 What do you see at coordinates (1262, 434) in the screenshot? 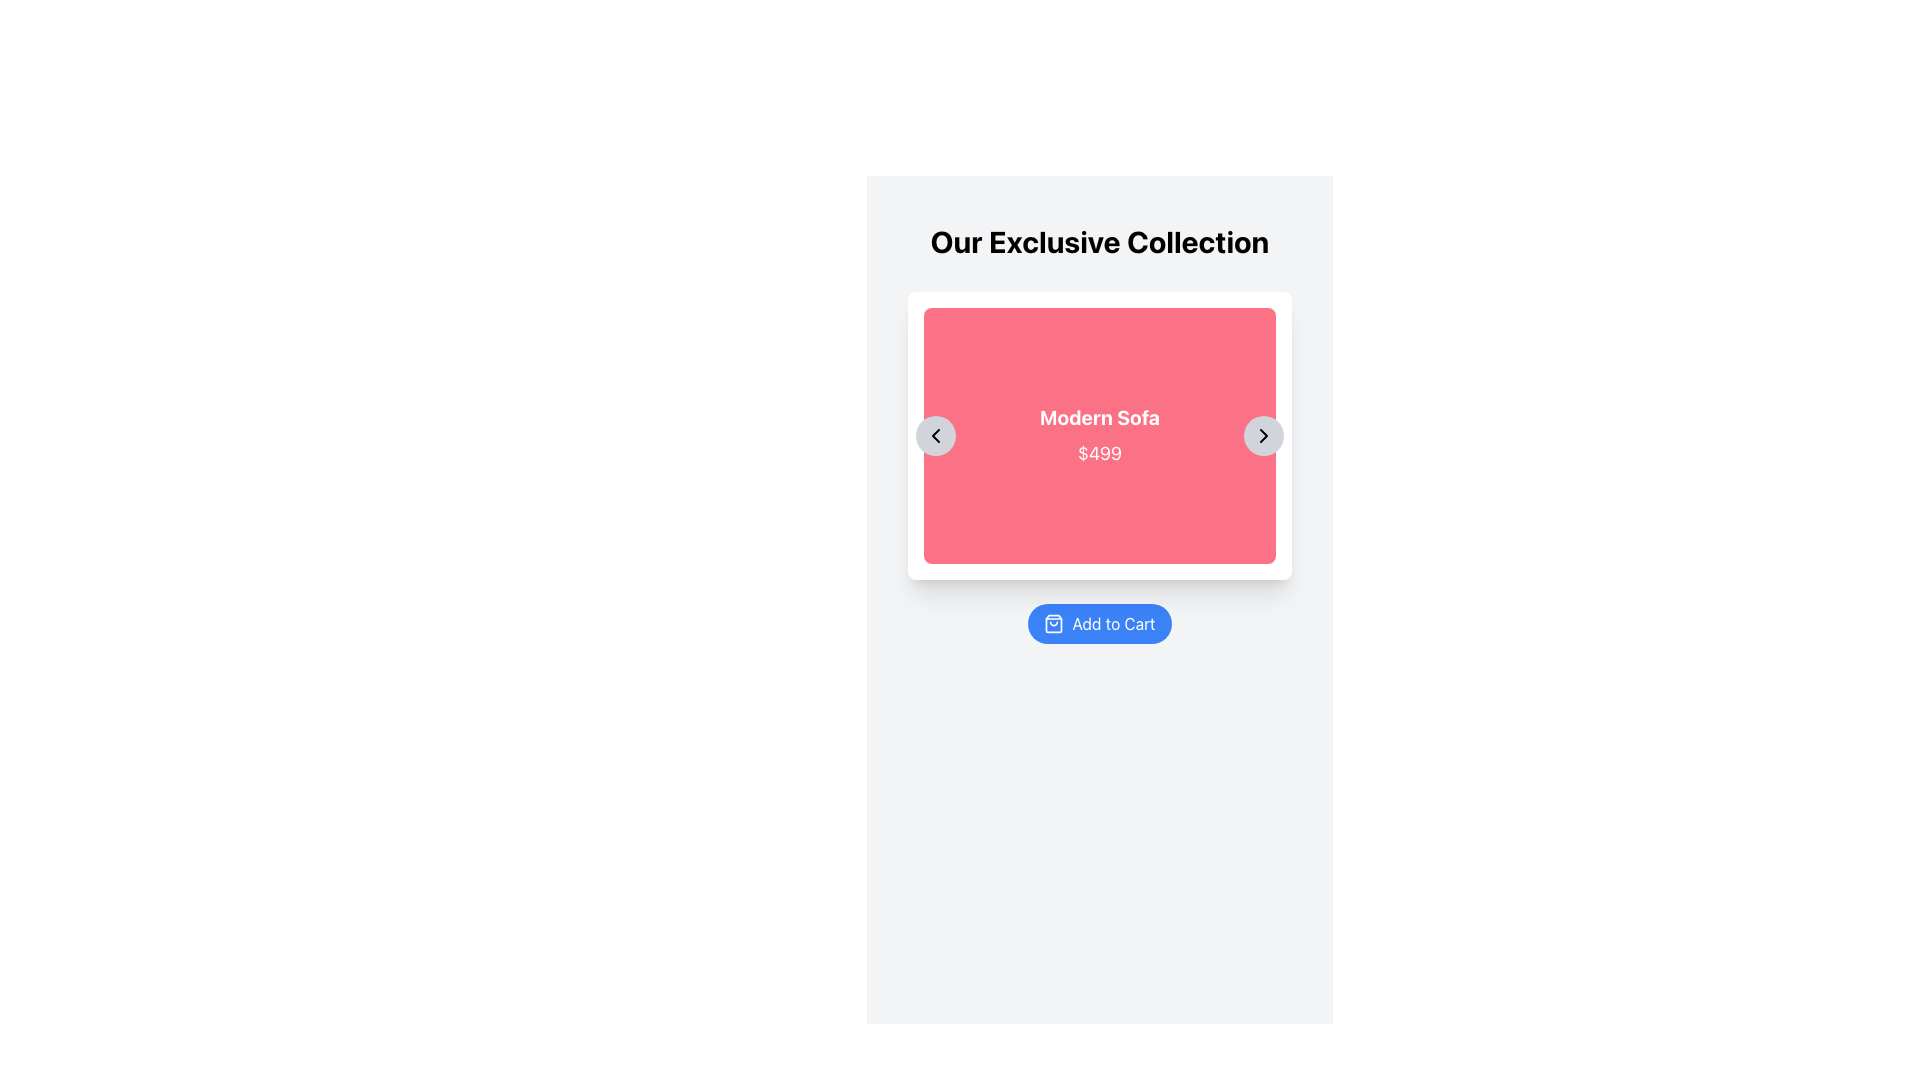
I see `the small right-pointing chevron icon located within the circular button on the middle-right side of the pink card displaying product details for 'Modern Sofa' priced at '$499'` at bounding box center [1262, 434].